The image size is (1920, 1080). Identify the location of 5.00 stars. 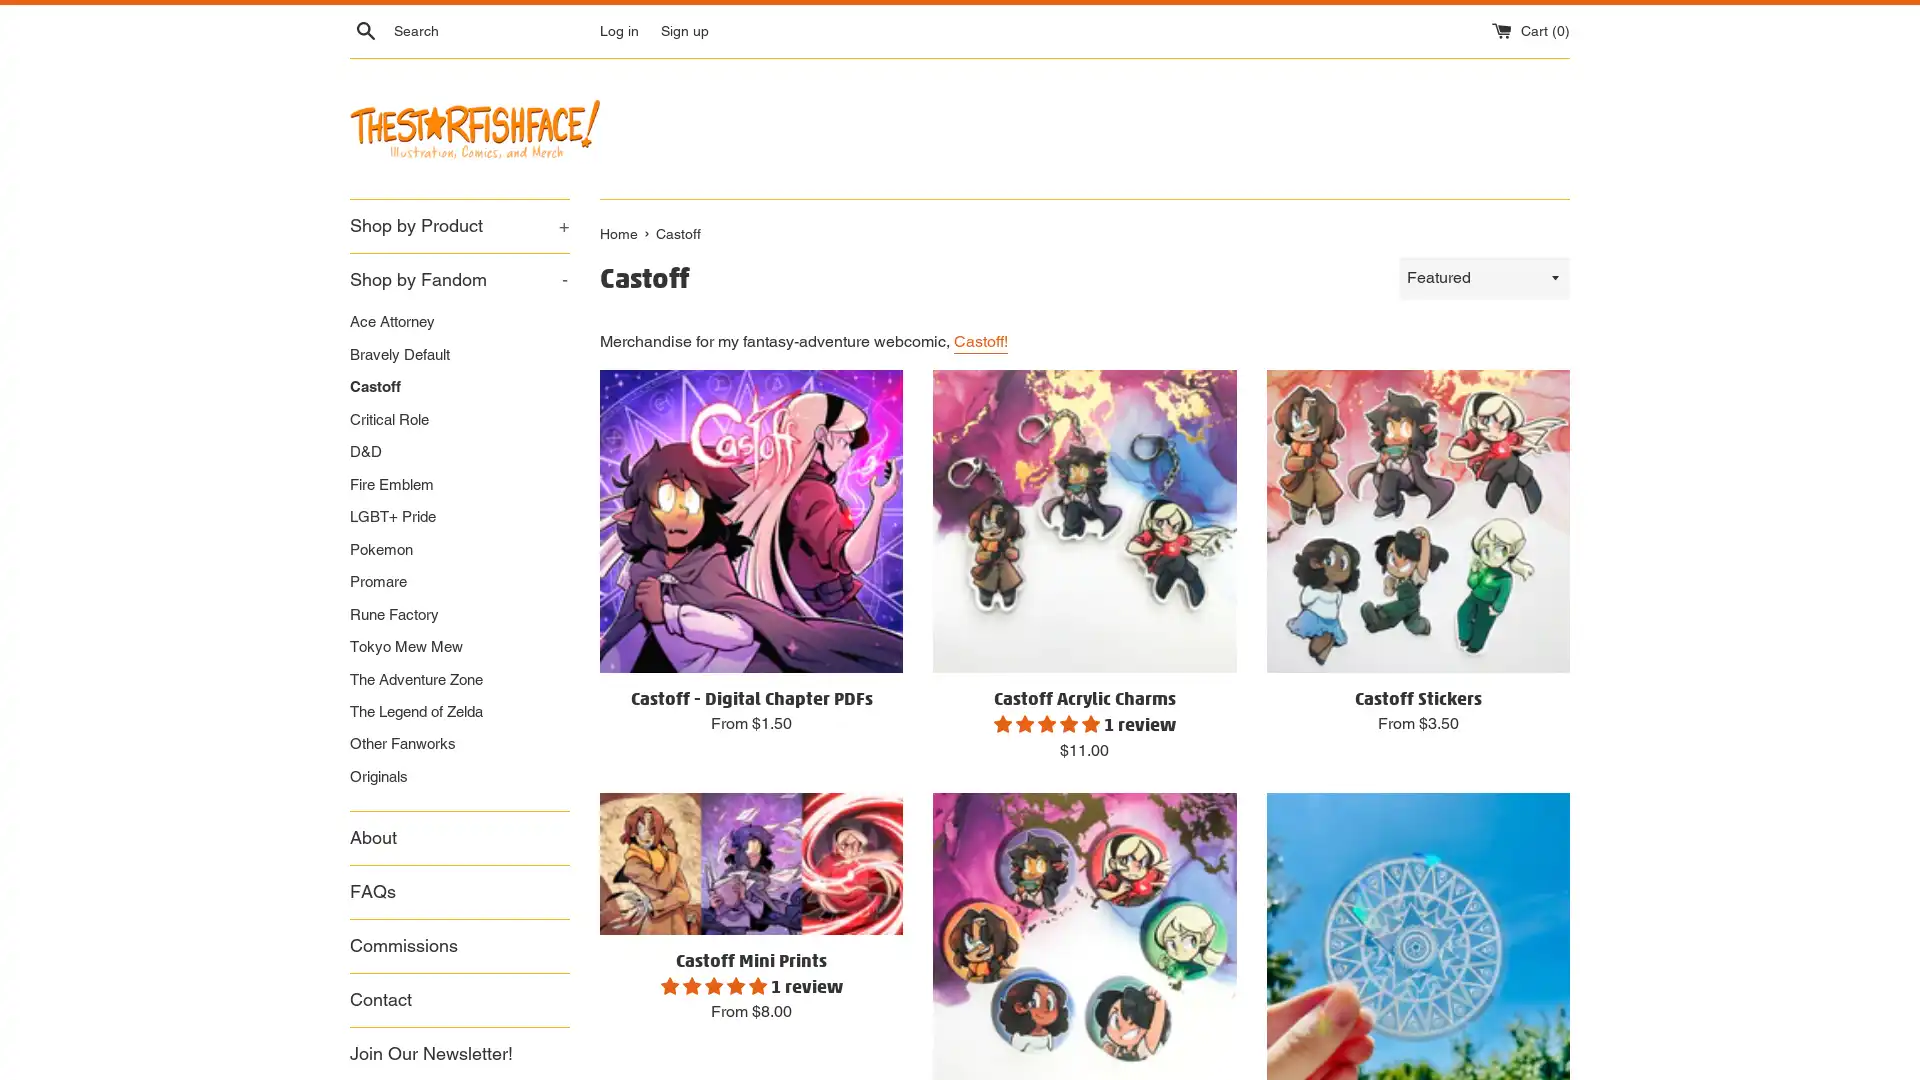
(715, 982).